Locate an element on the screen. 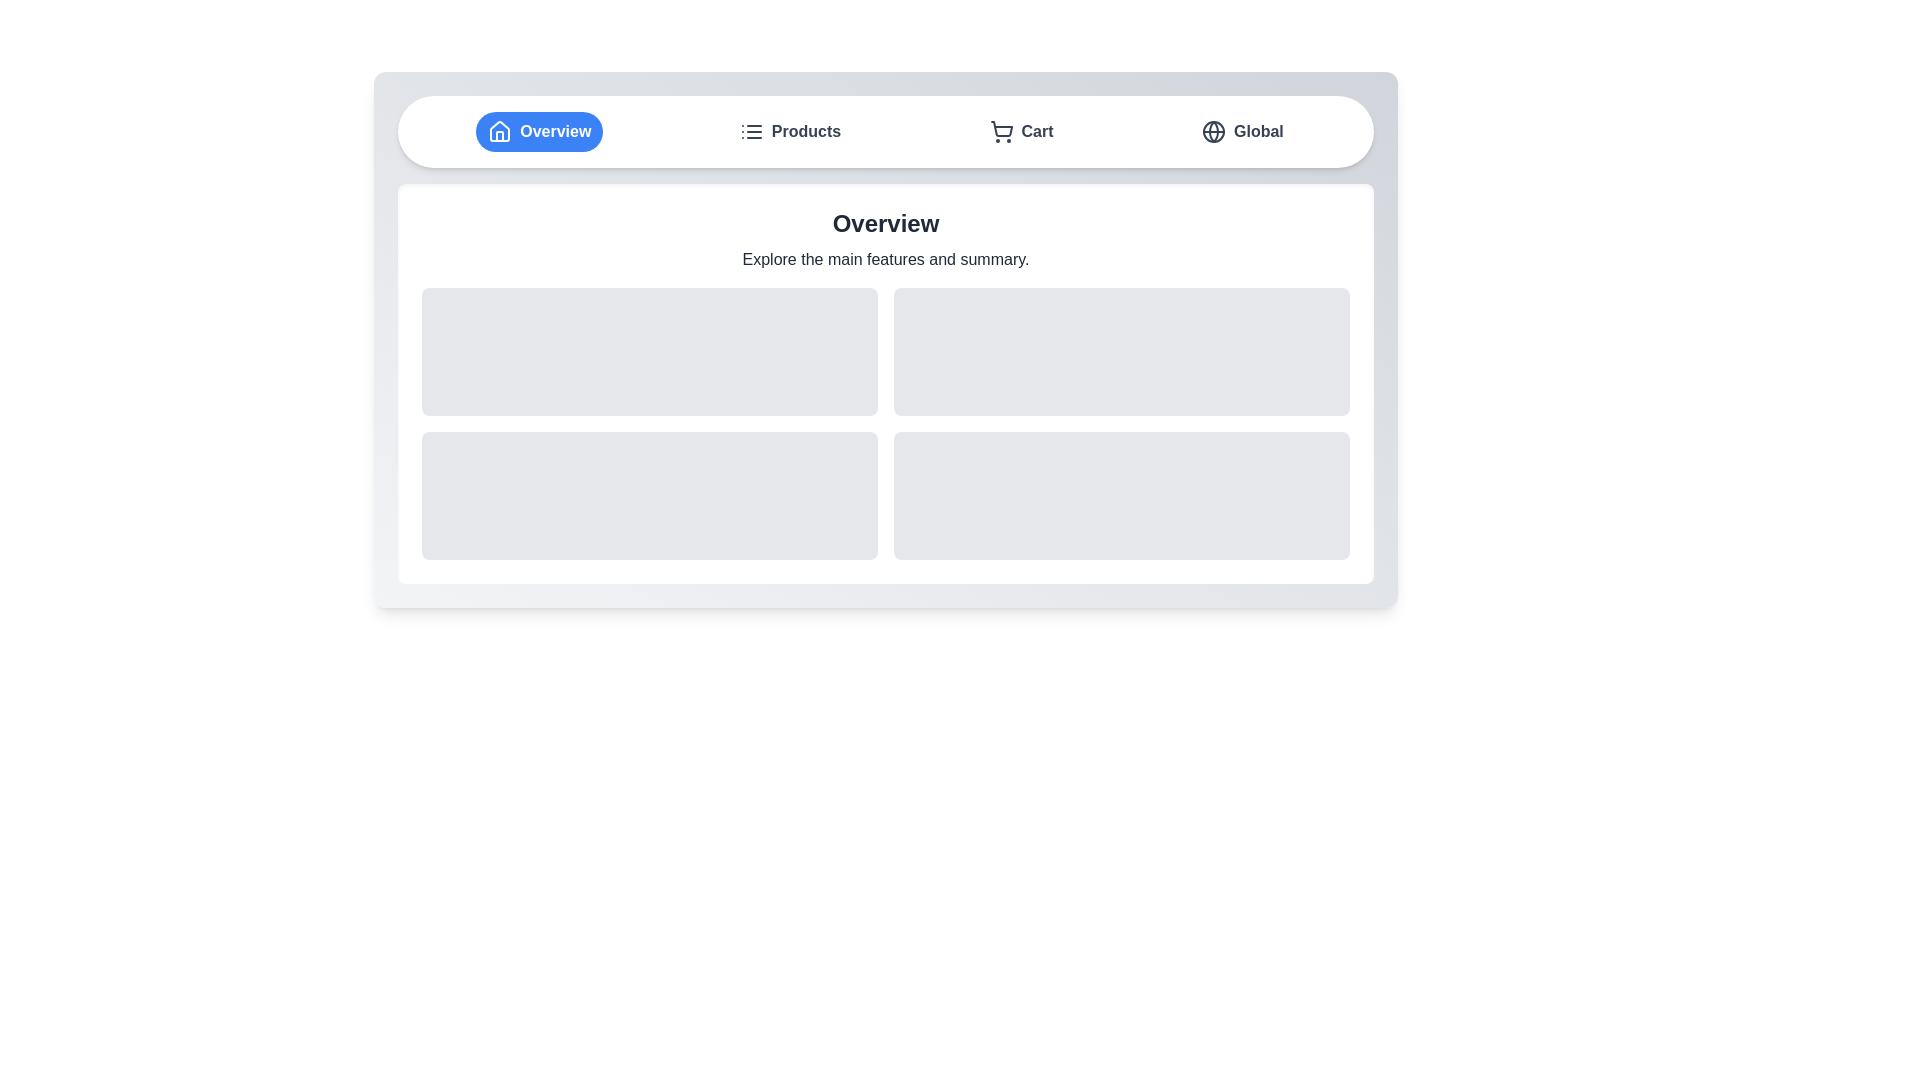 Image resolution: width=1920 pixels, height=1080 pixels. the Global tab to switch to its content is located at coordinates (1241, 131).